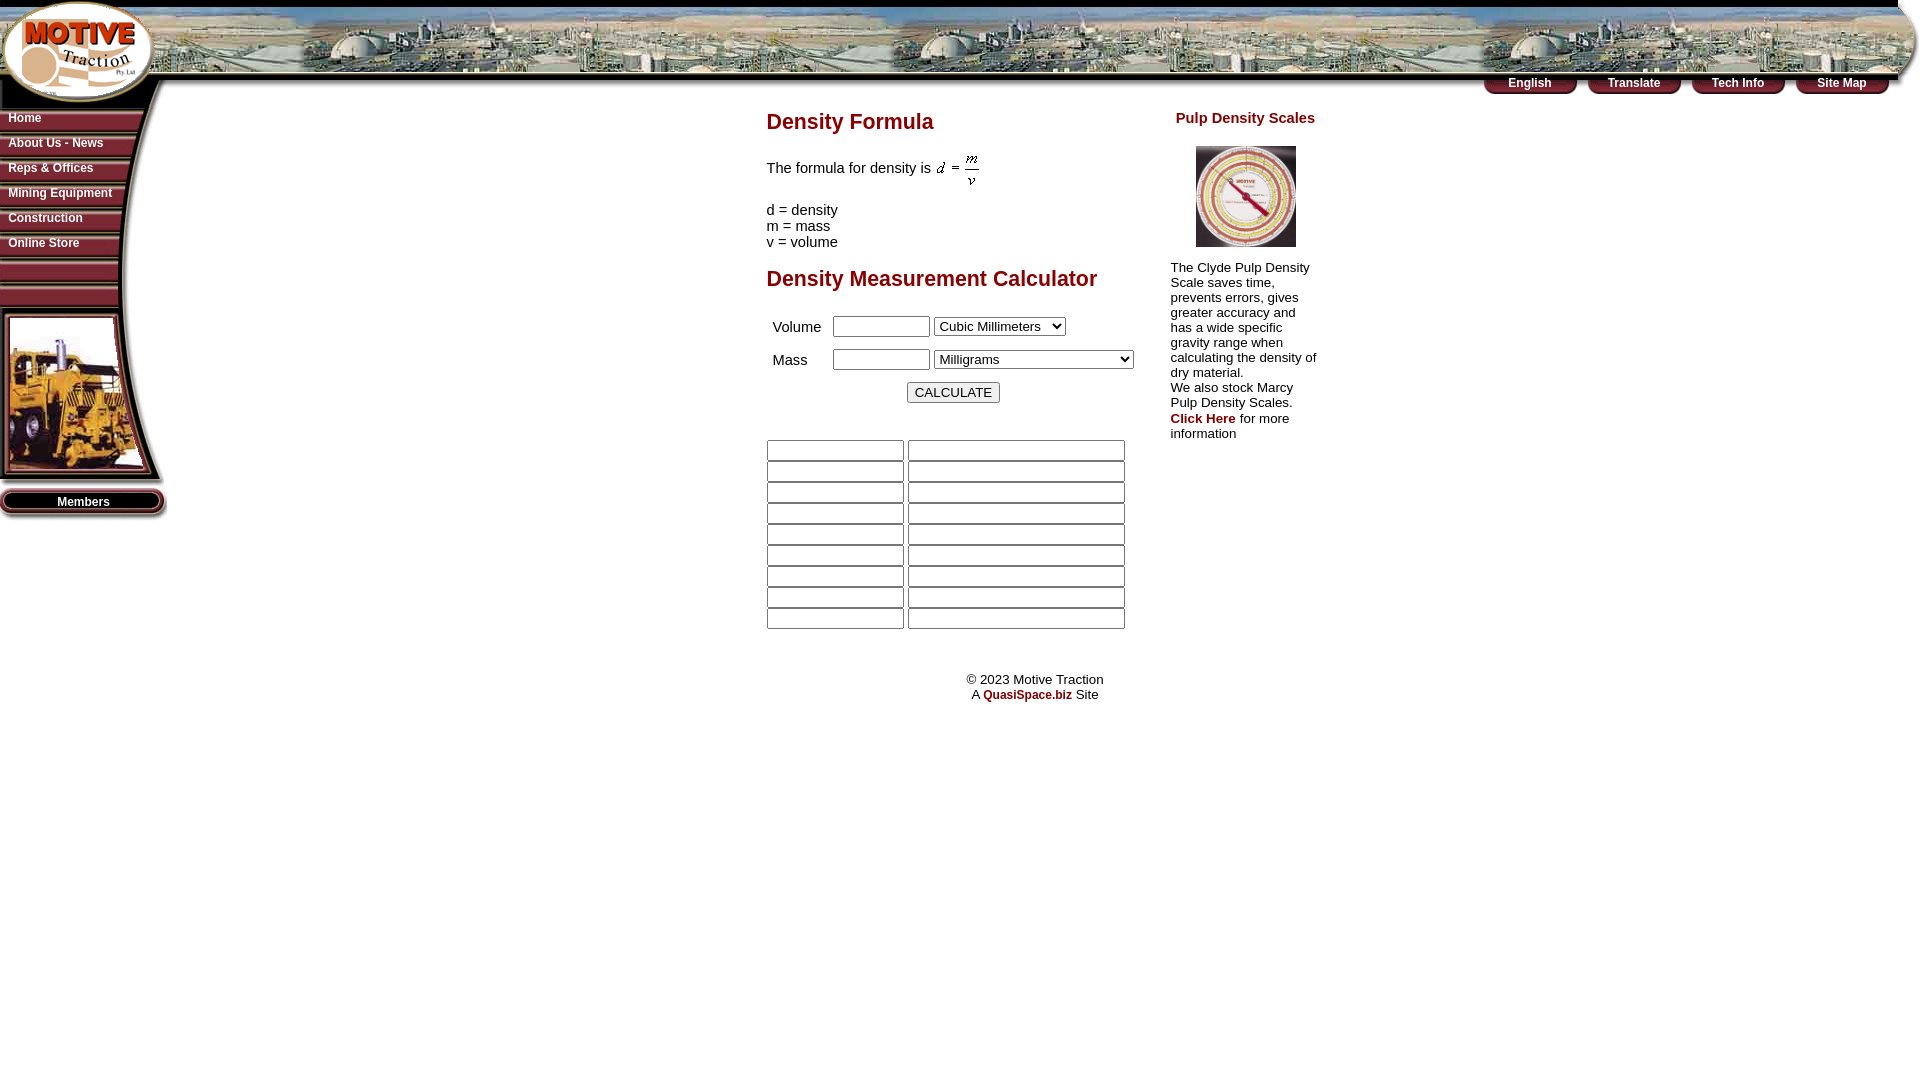 The height and width of the screenshot is (1080, 1920). Describe the element at coordinates (1201, 418) in the screenshot. I see `'Click Here'` at that location.